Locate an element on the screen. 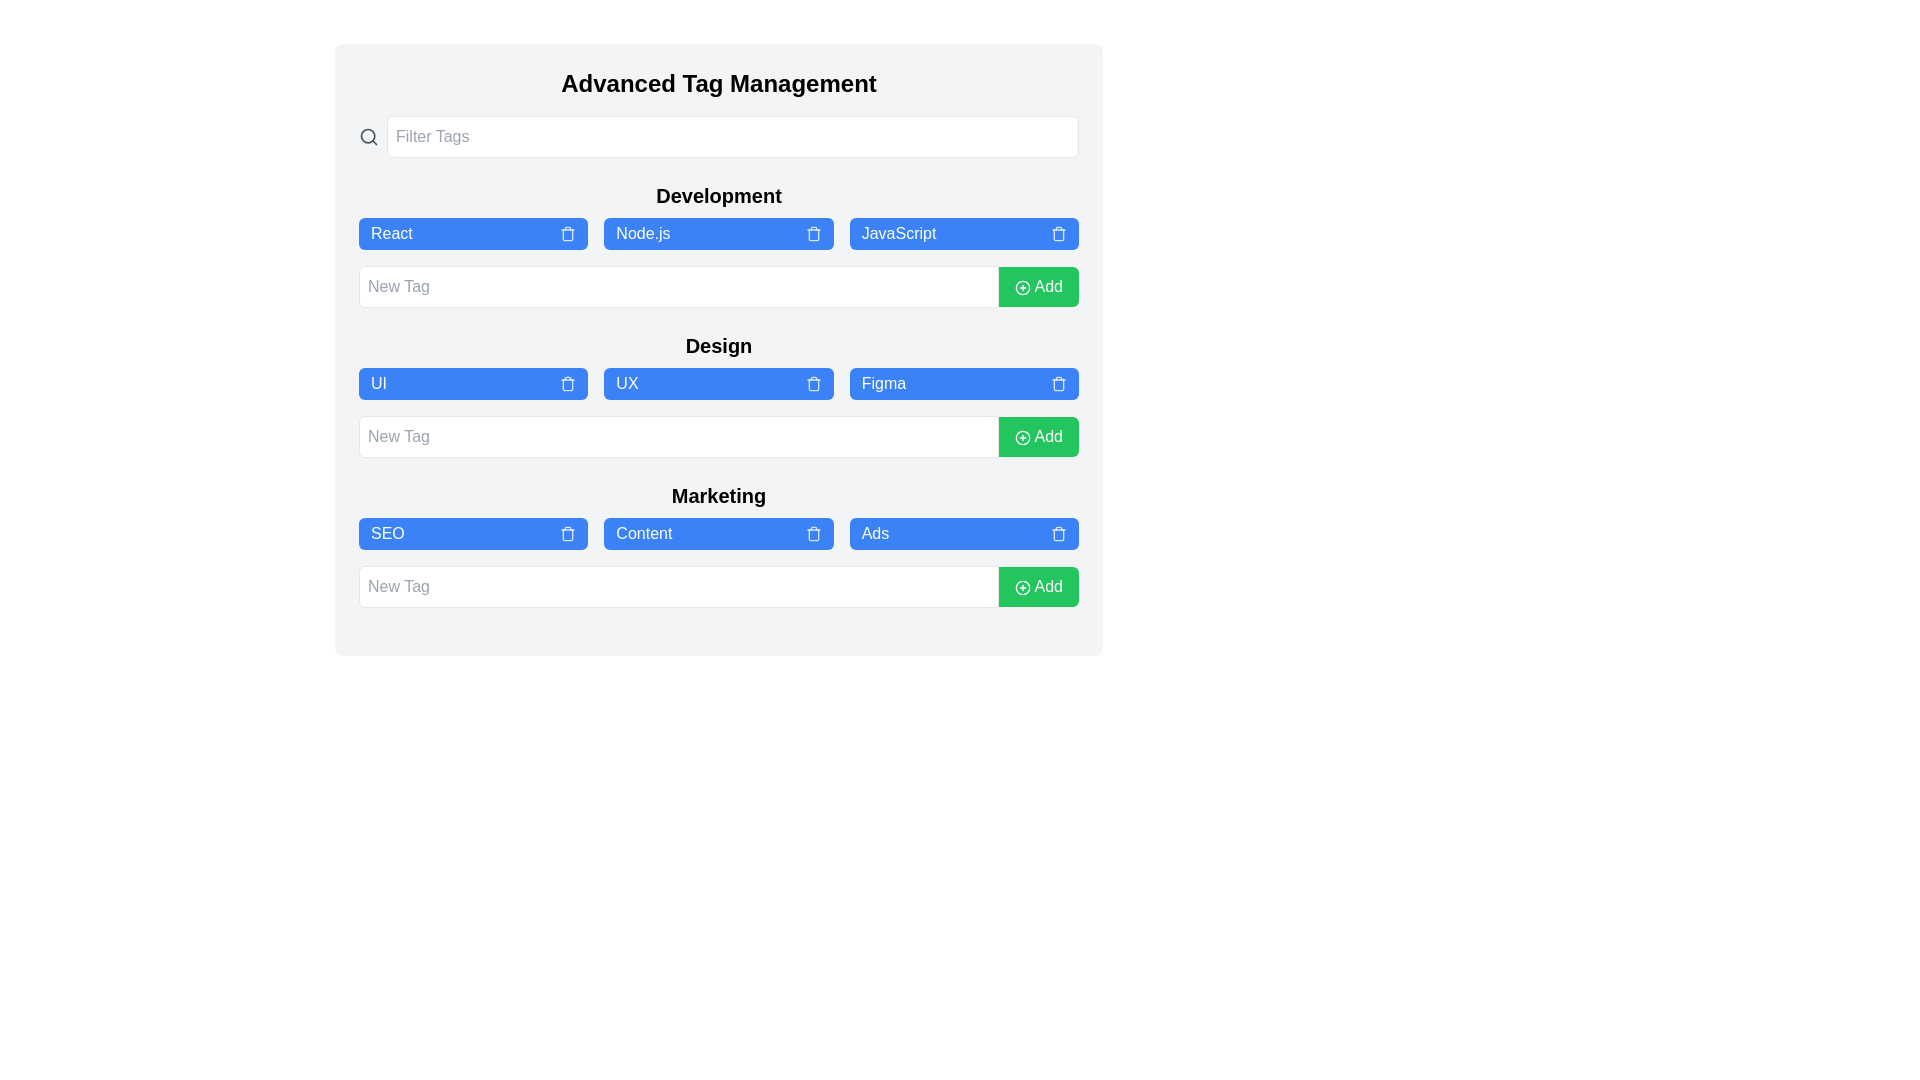  the 'Ads' label which is styled in white font on a blue background, located in the bottom-right corner of the 'Marketing' section next to the 'Content' button is located at coordinates (875, 532).